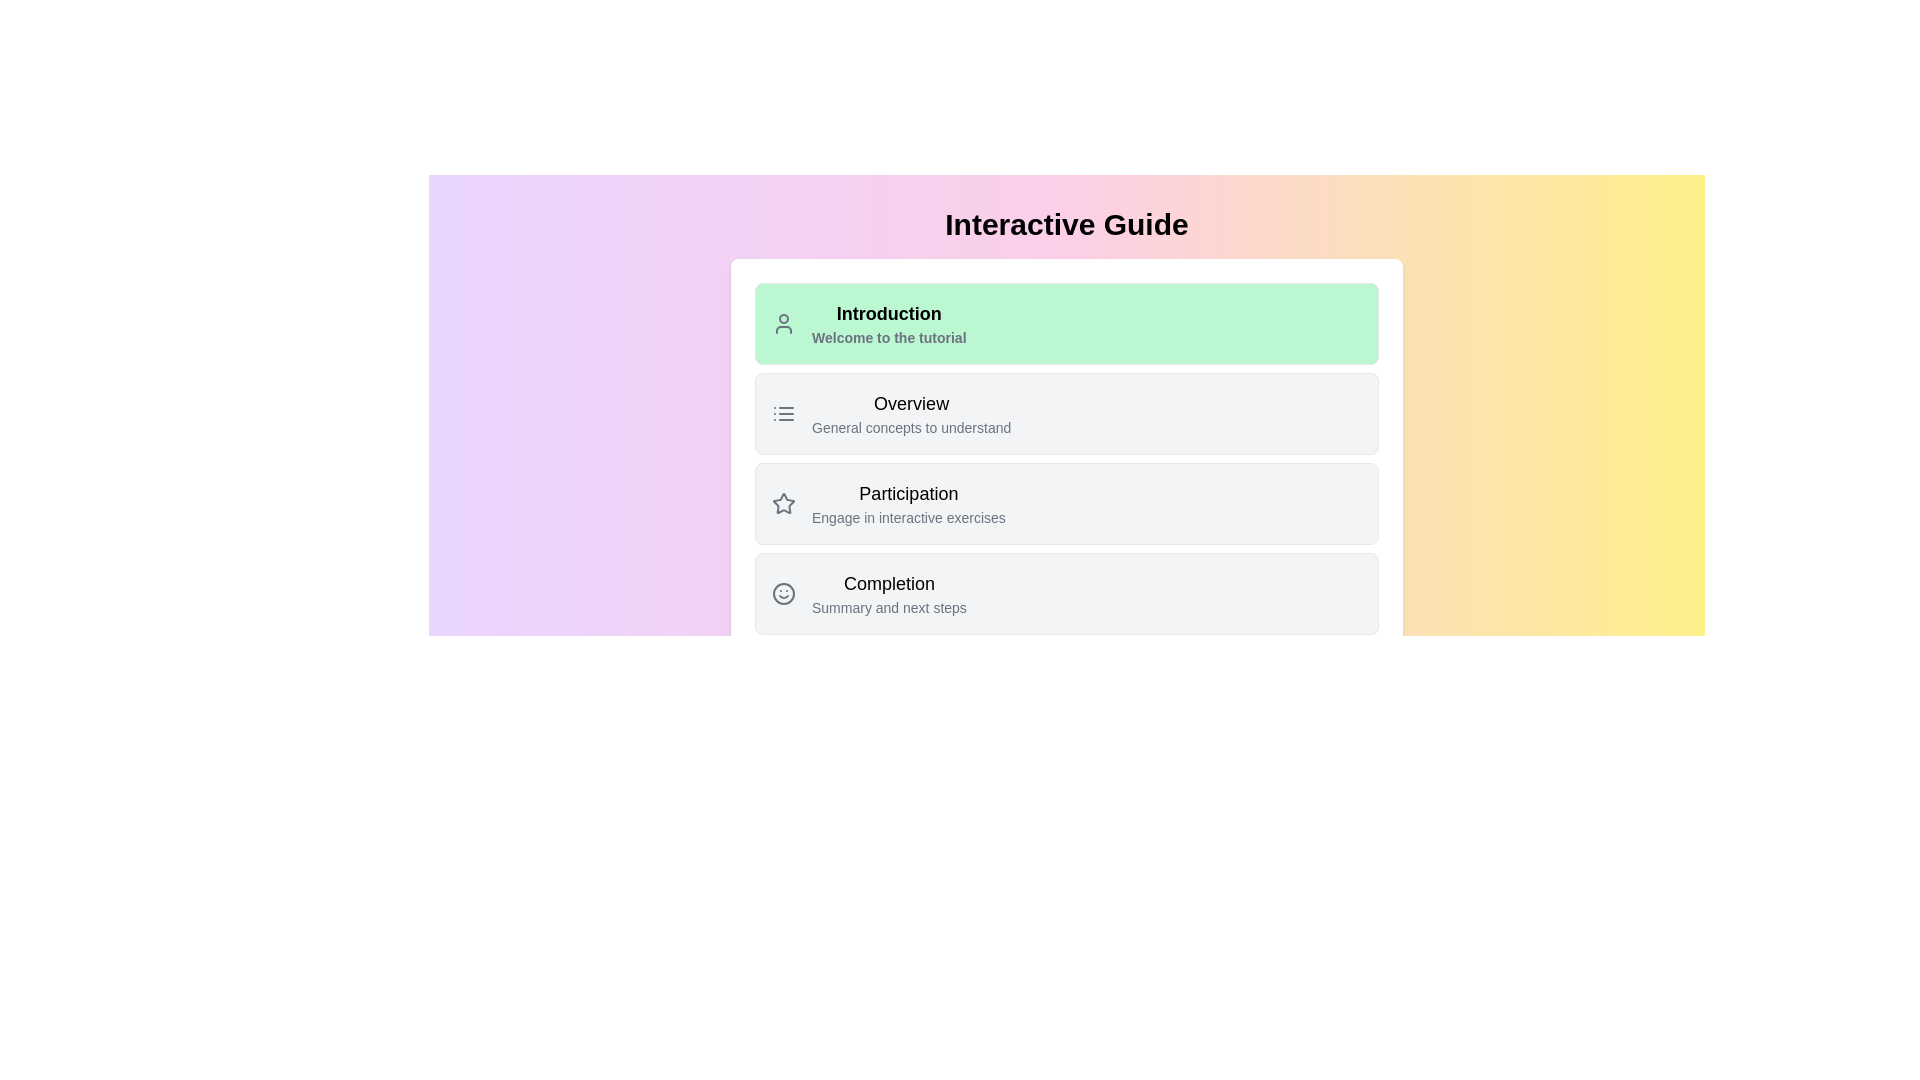 The image size is (1920, 1080). What do you see at coordinates (888, 607) in the screenshot?
I see `the Text label that provides additional information related to the 'Completion' step in the guide, positioned below 'Participation'` at bounding box center [888, 607].